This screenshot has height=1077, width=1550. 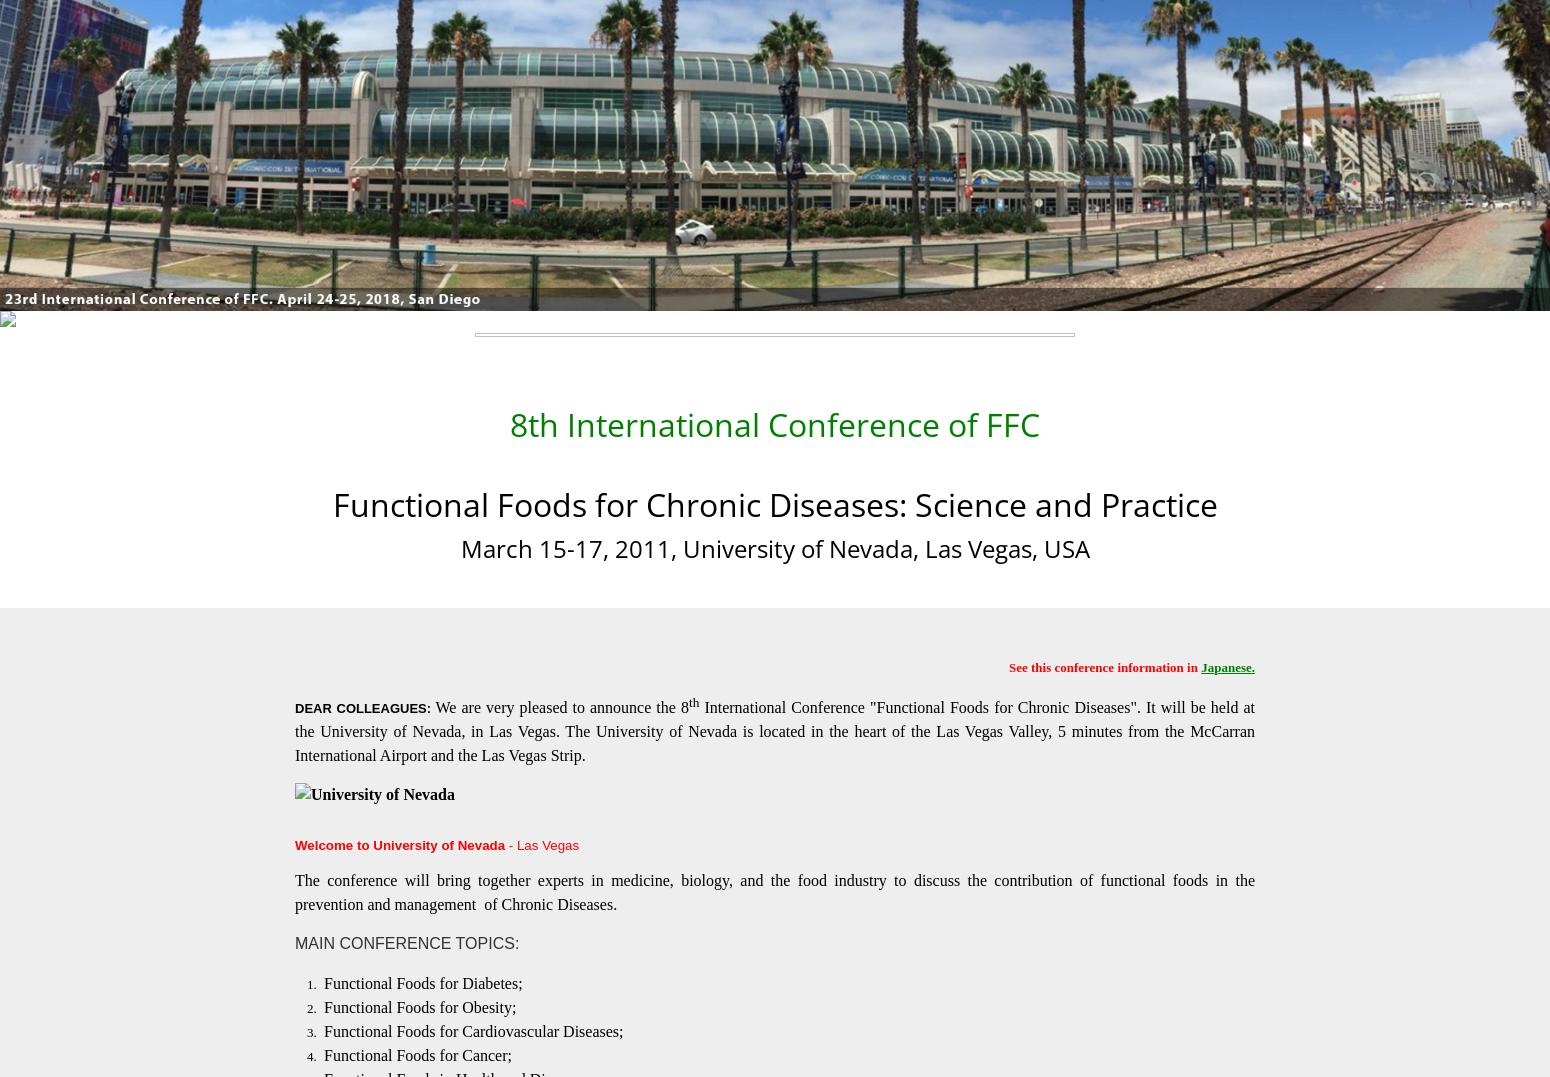 What do you see at coordinates (1103, 665) in the screenshot?
I see `'See this conference information in'` at bounding box center [1103, 665].